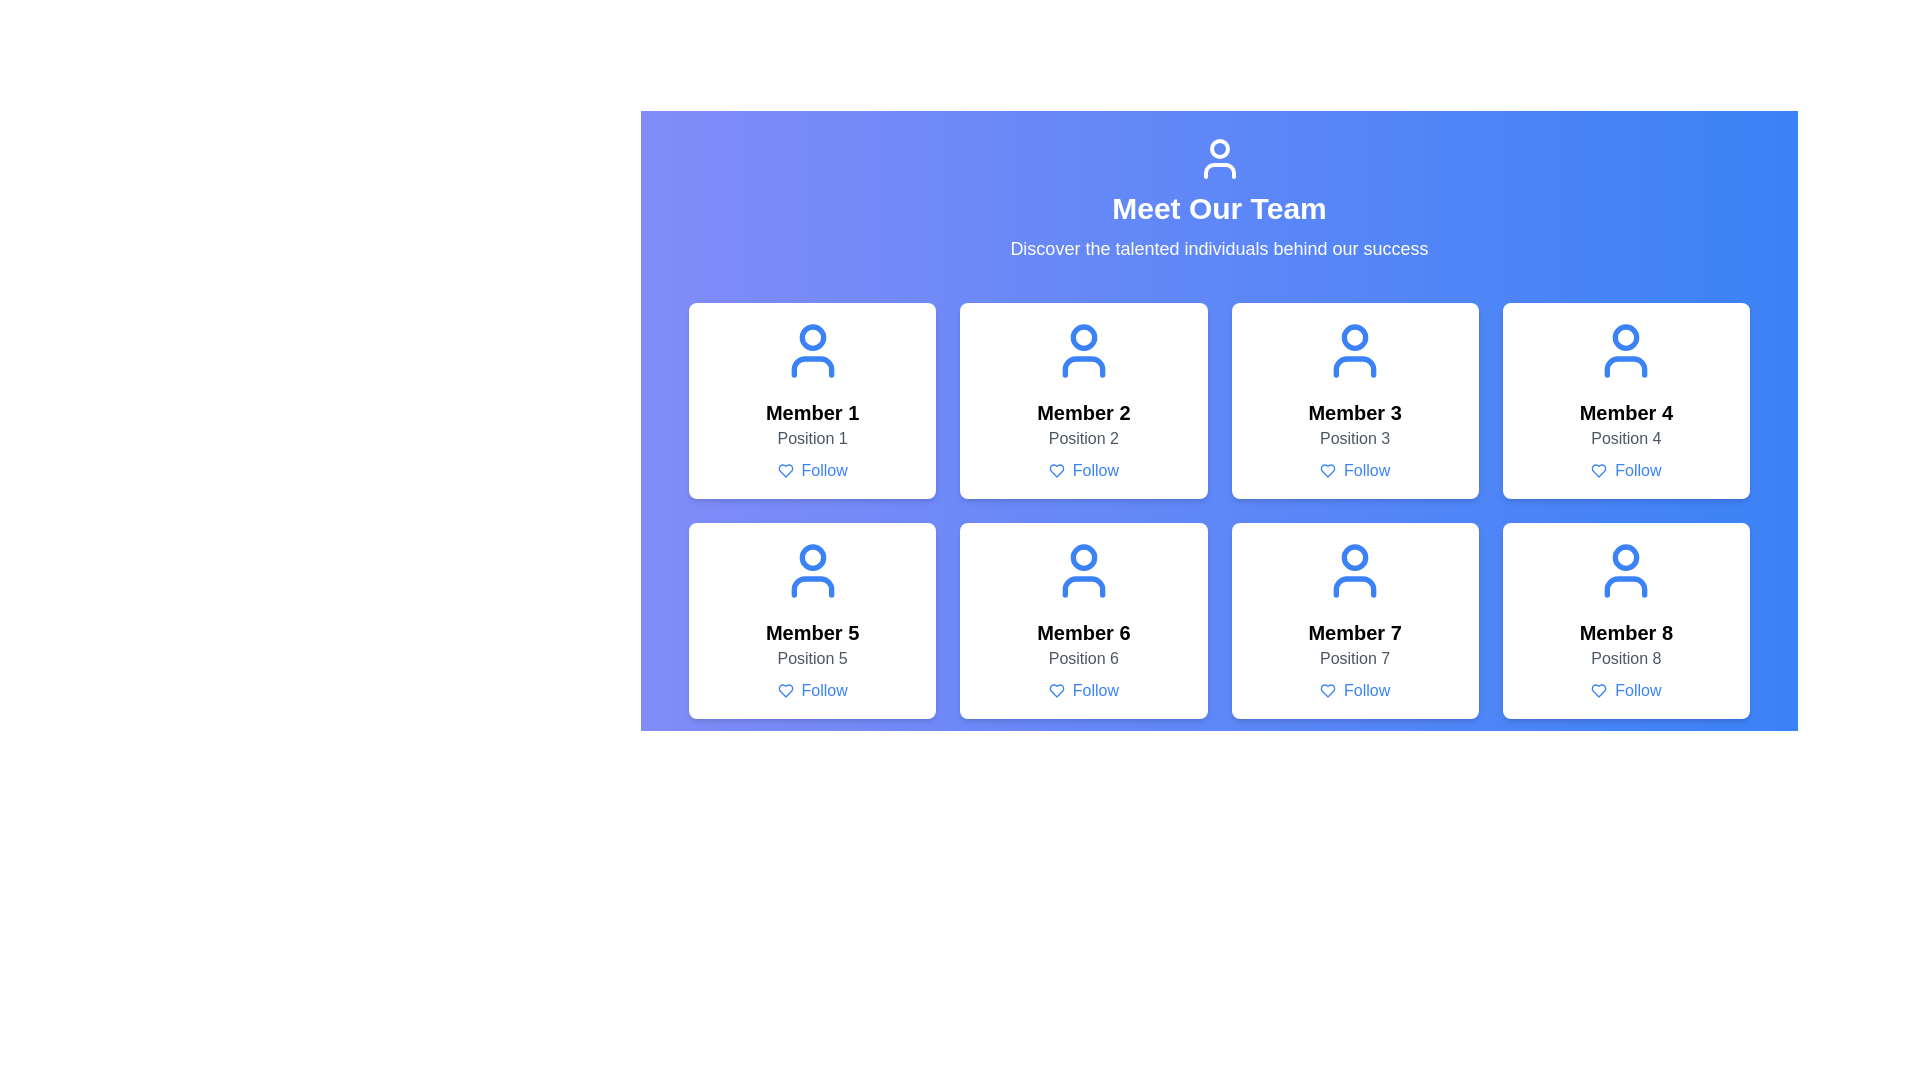 This screenshot has width=1920, height=1080. What do you see at coordinates (1082, 350) in the screenshot?
I see `the user silhouette icon, which is a bold blue icon located in the second member card of the grid, above the text 'Member 2' and 'Position 2'` at bounding box center [1082, 350].